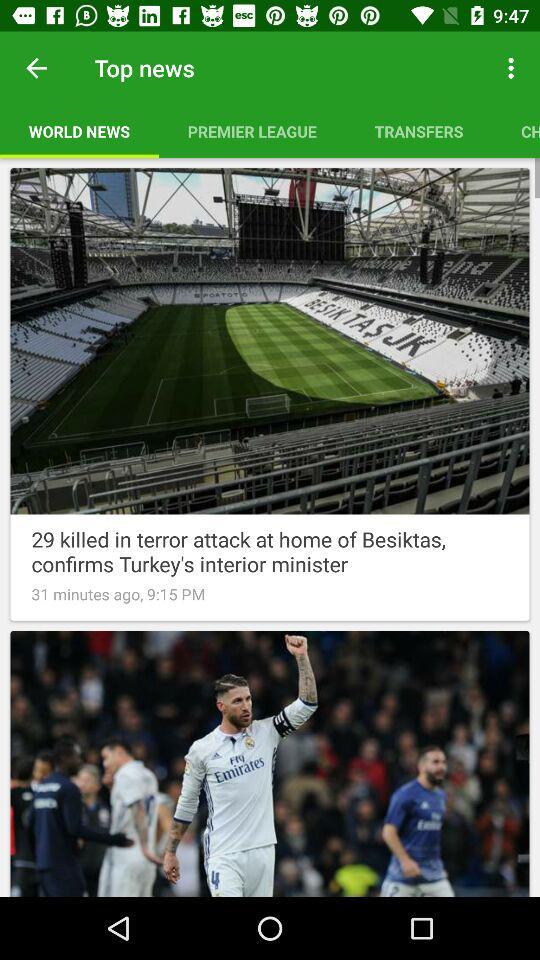  What do you see at coordinates (418, 130) in the screenshot?
I see `icon next to premier league item` at bounding box center [418, 130].